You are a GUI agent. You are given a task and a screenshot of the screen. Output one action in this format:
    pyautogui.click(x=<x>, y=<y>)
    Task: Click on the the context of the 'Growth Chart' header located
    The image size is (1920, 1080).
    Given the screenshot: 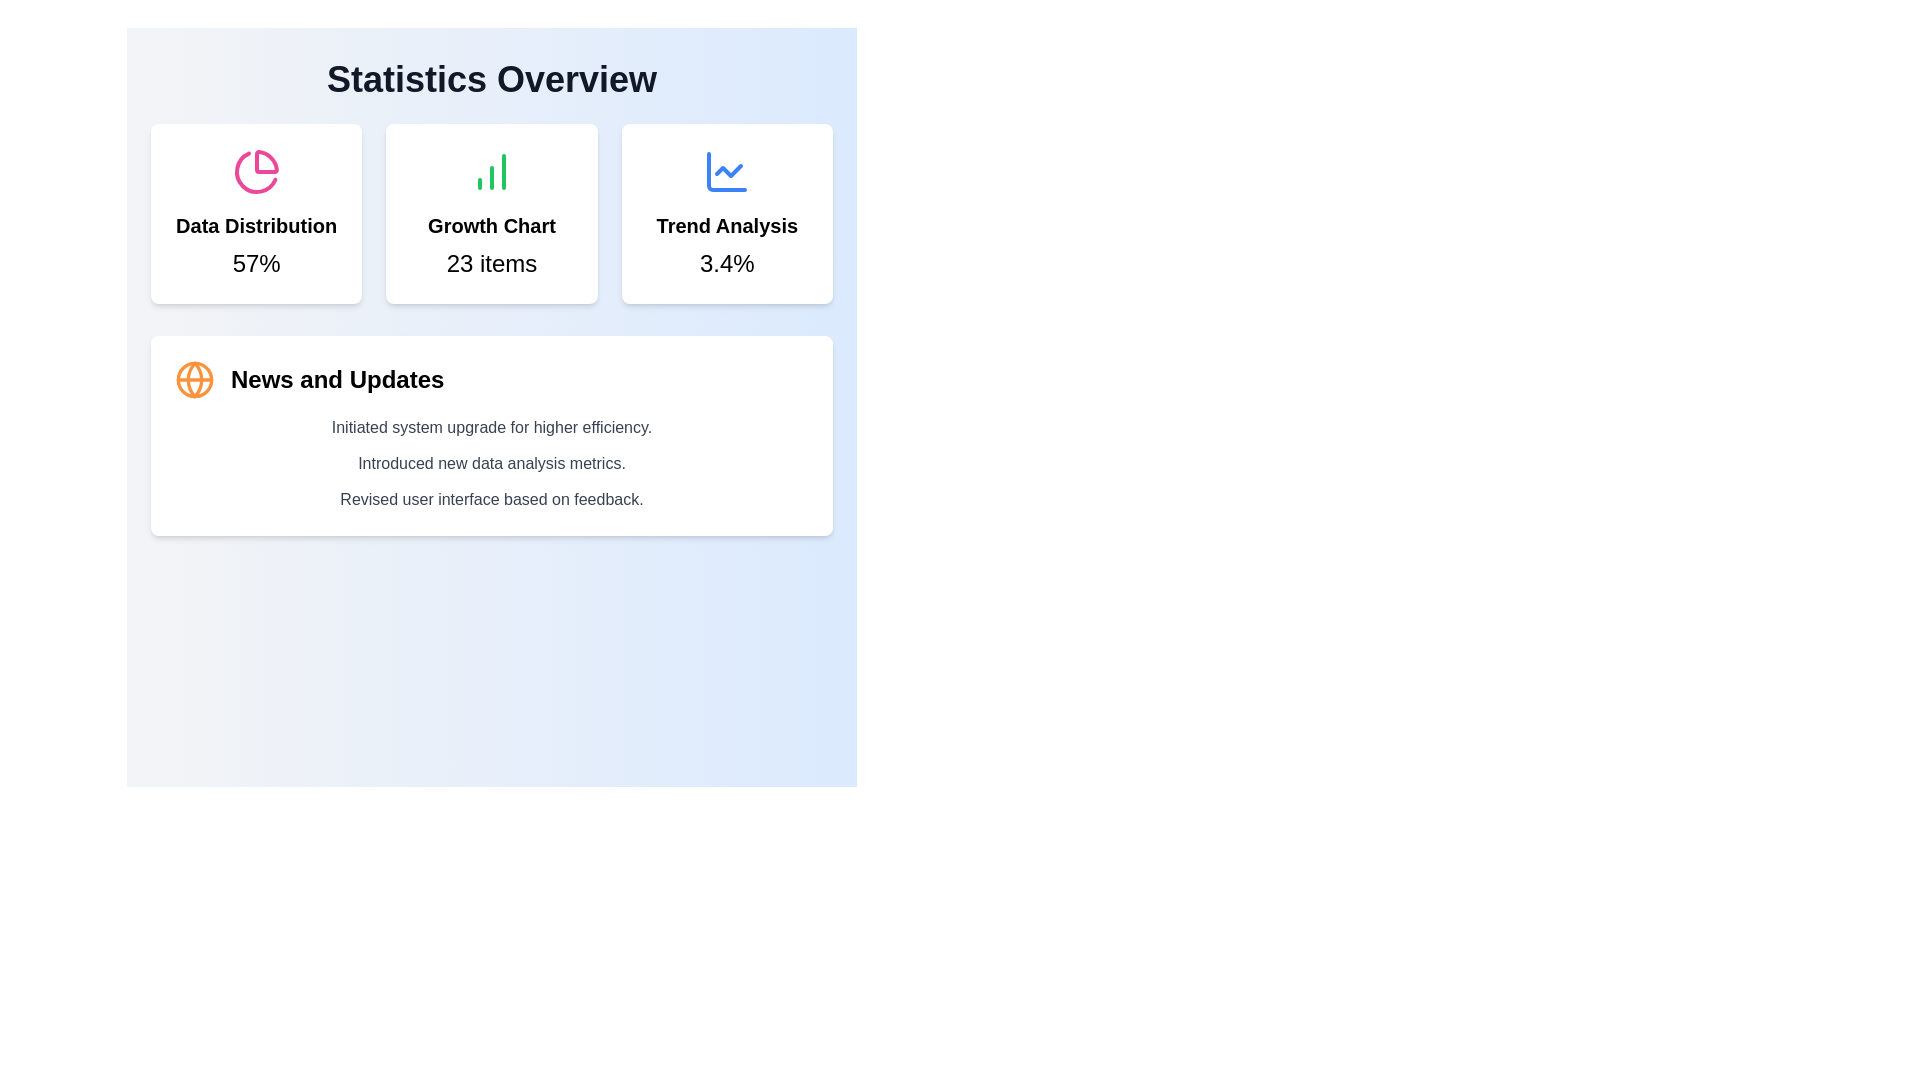 What is the action you would take?
    pyautogui.click(x=491, y=225)
    